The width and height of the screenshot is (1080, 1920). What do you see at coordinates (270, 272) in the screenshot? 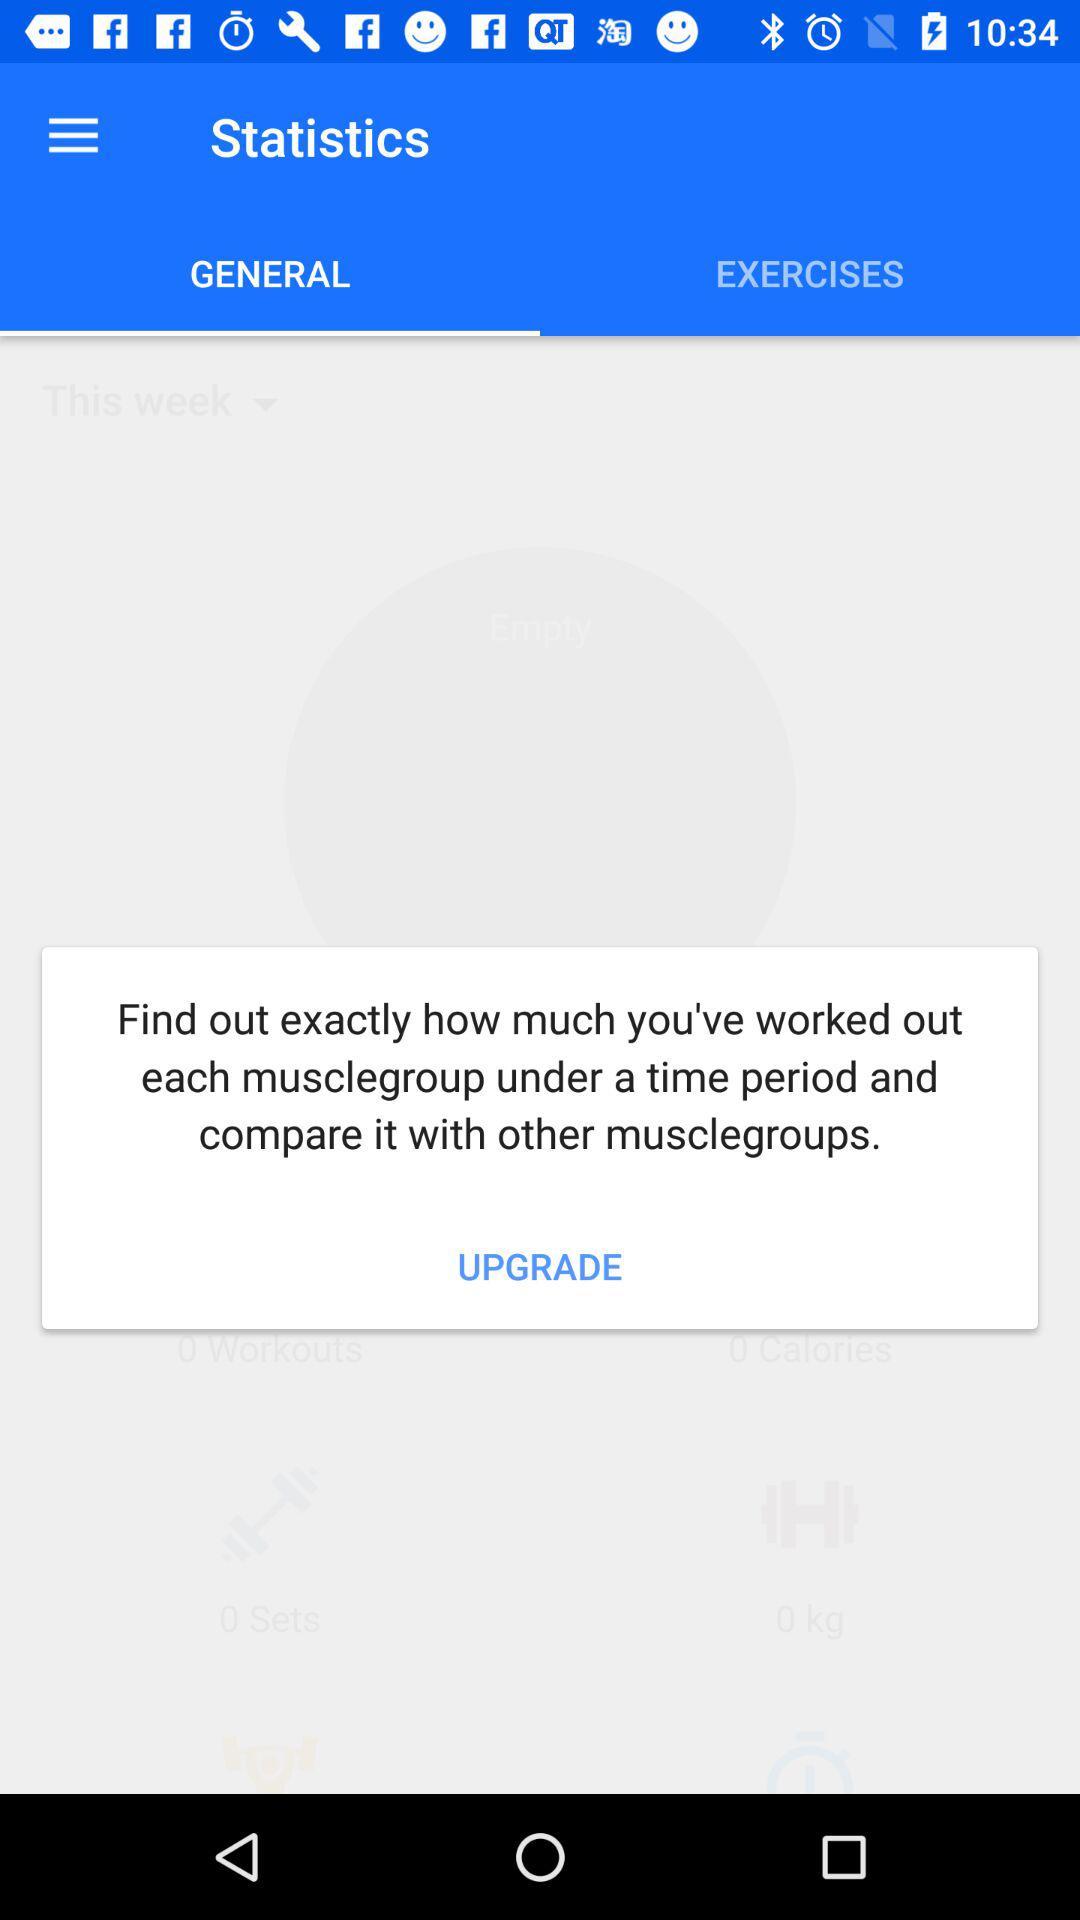
I see `general item` at bounding box center [270, 272].